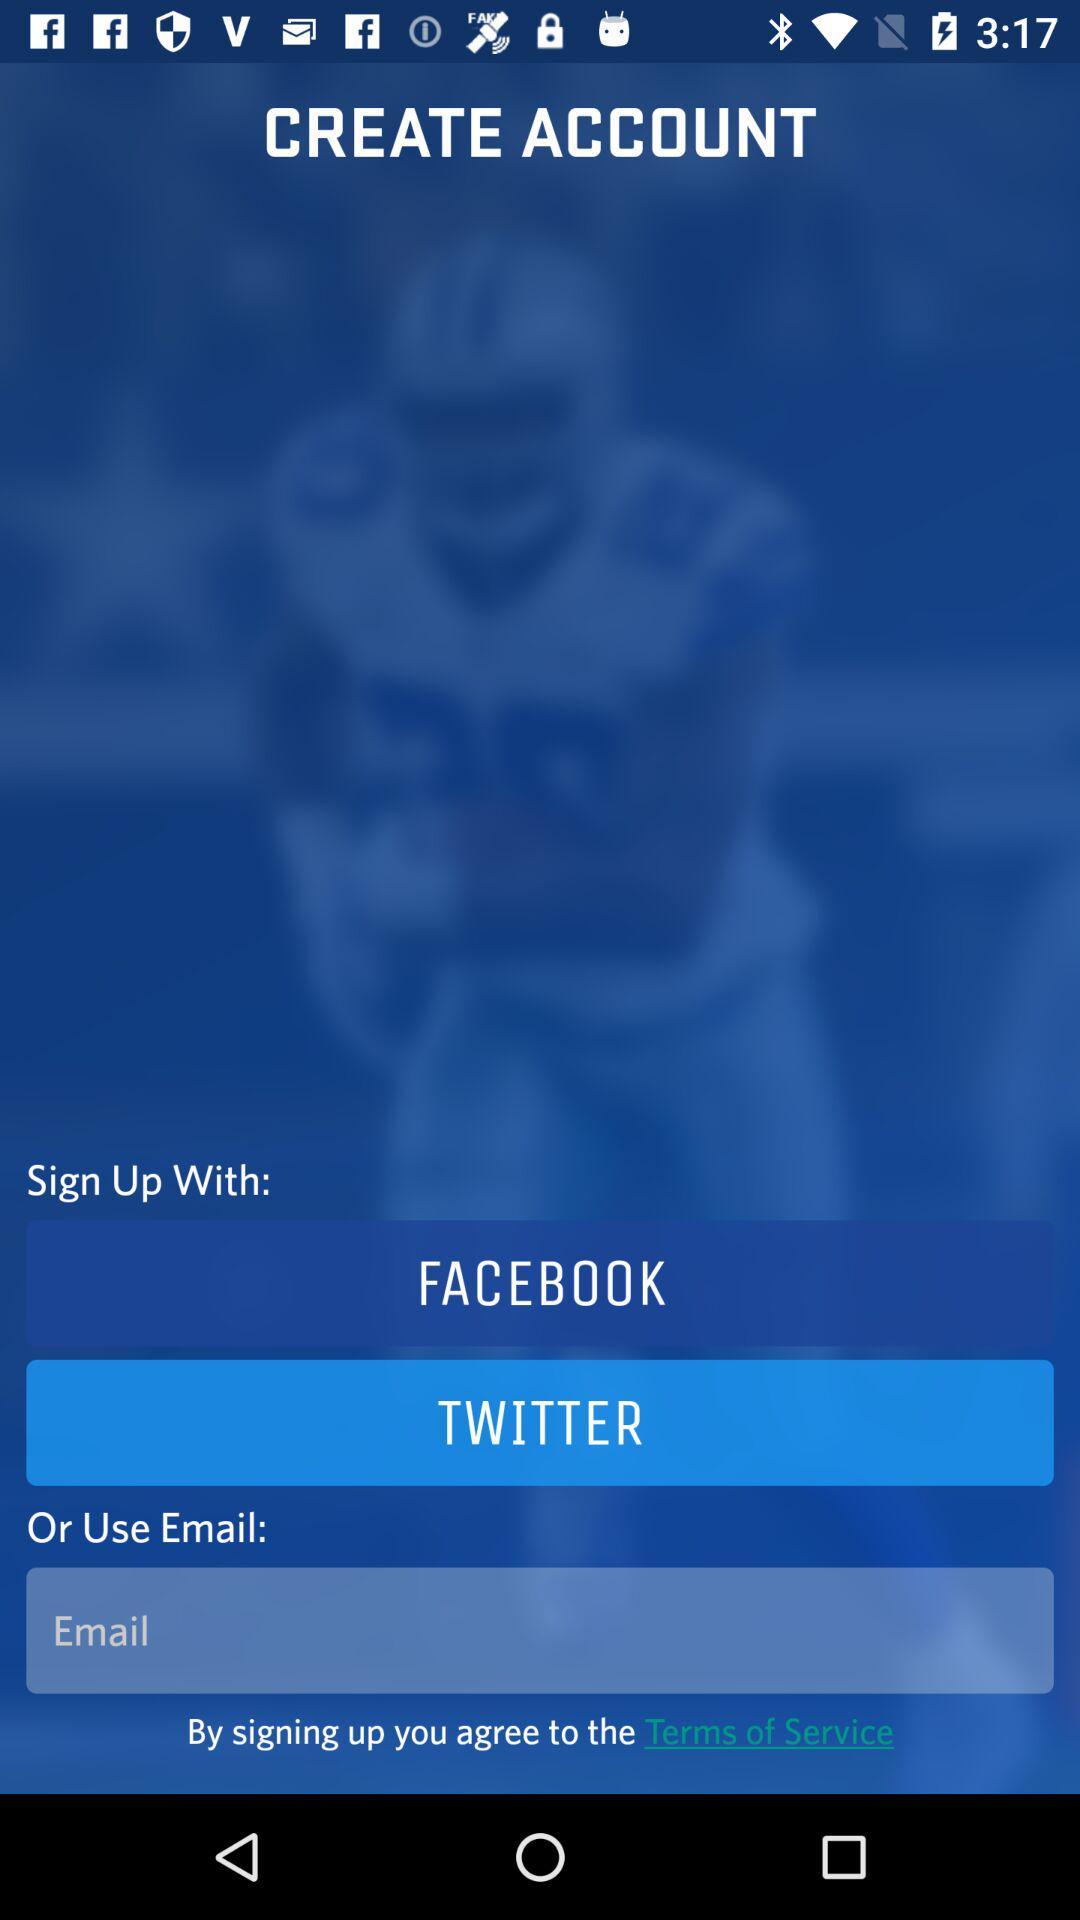 This screenshot has width=1080, height=1920. I want to click on by signing up, so click(540, 1729).